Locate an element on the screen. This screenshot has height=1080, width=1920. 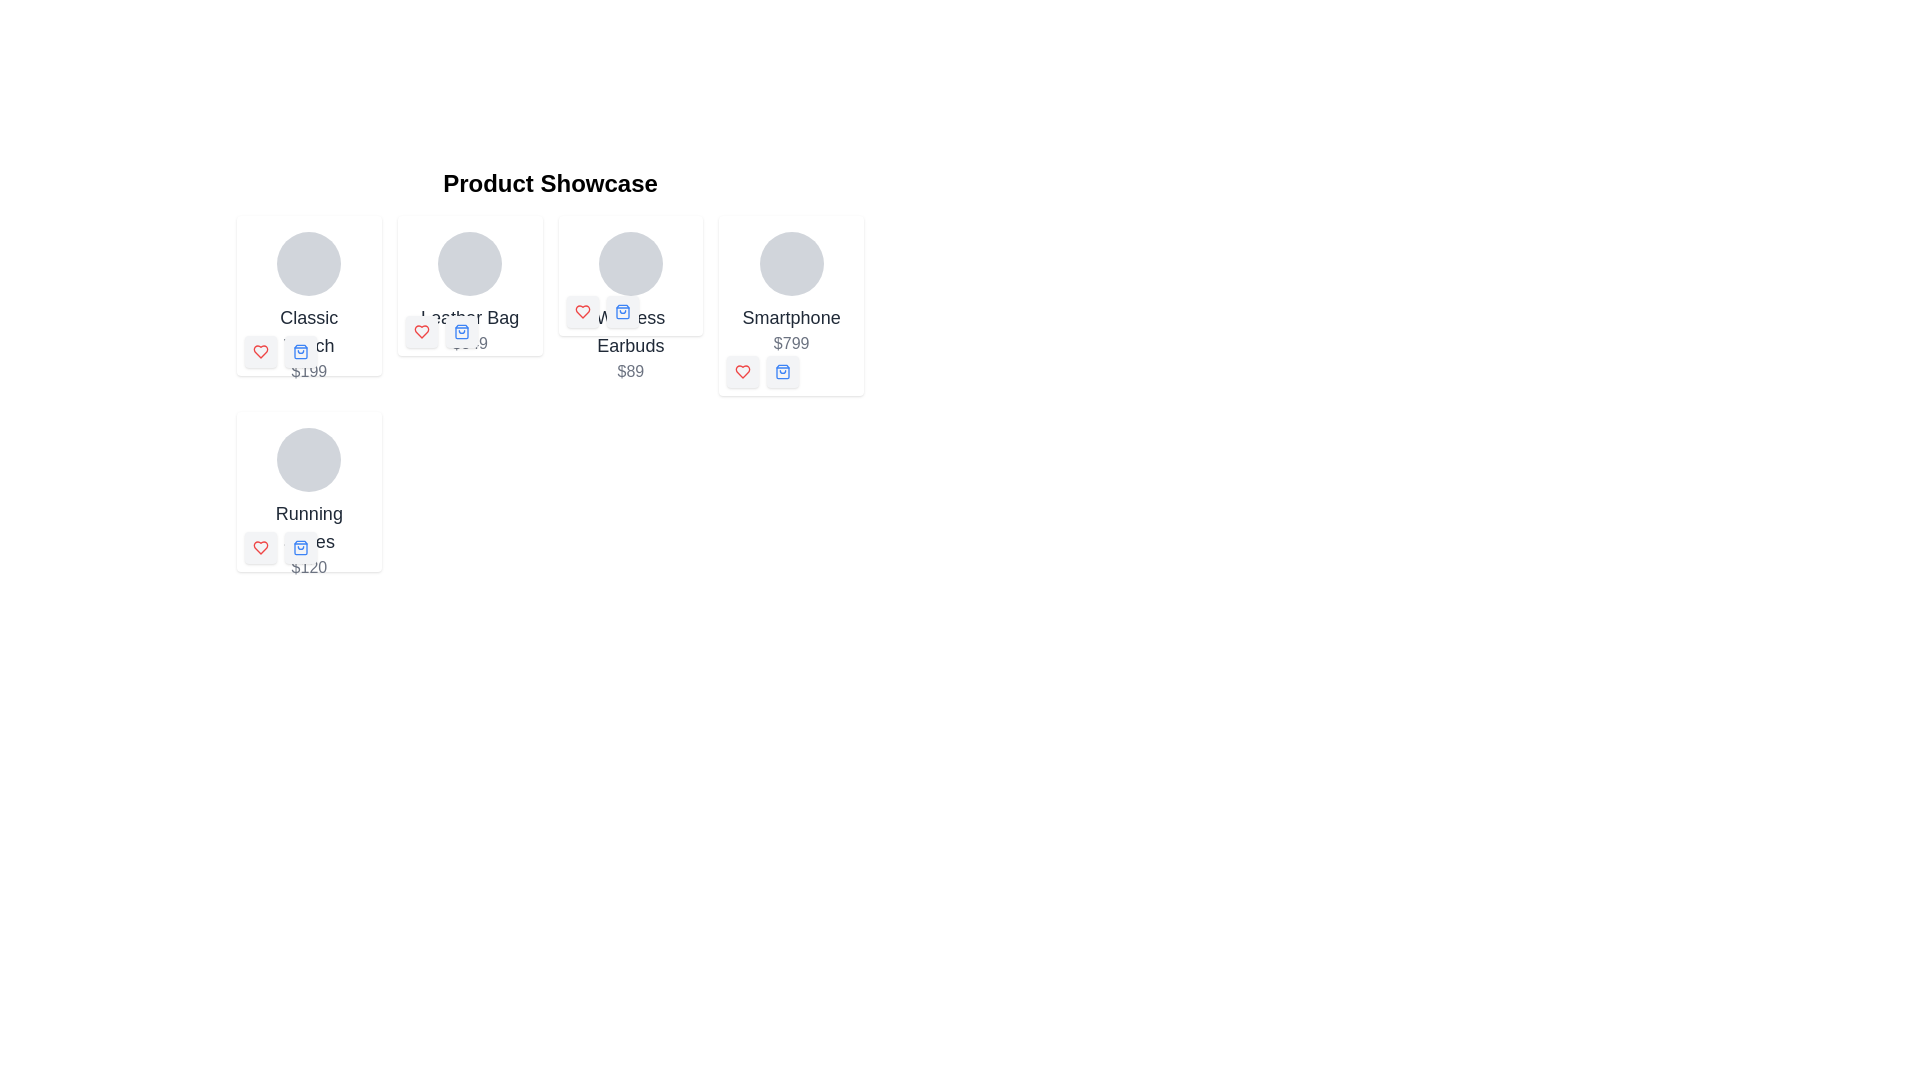
the gray rectangular button with rounded corners containing a blue shopping bag icon, located at the bottom left corner of the 'Running Shoes' product card is located at coordinates (300, 547).